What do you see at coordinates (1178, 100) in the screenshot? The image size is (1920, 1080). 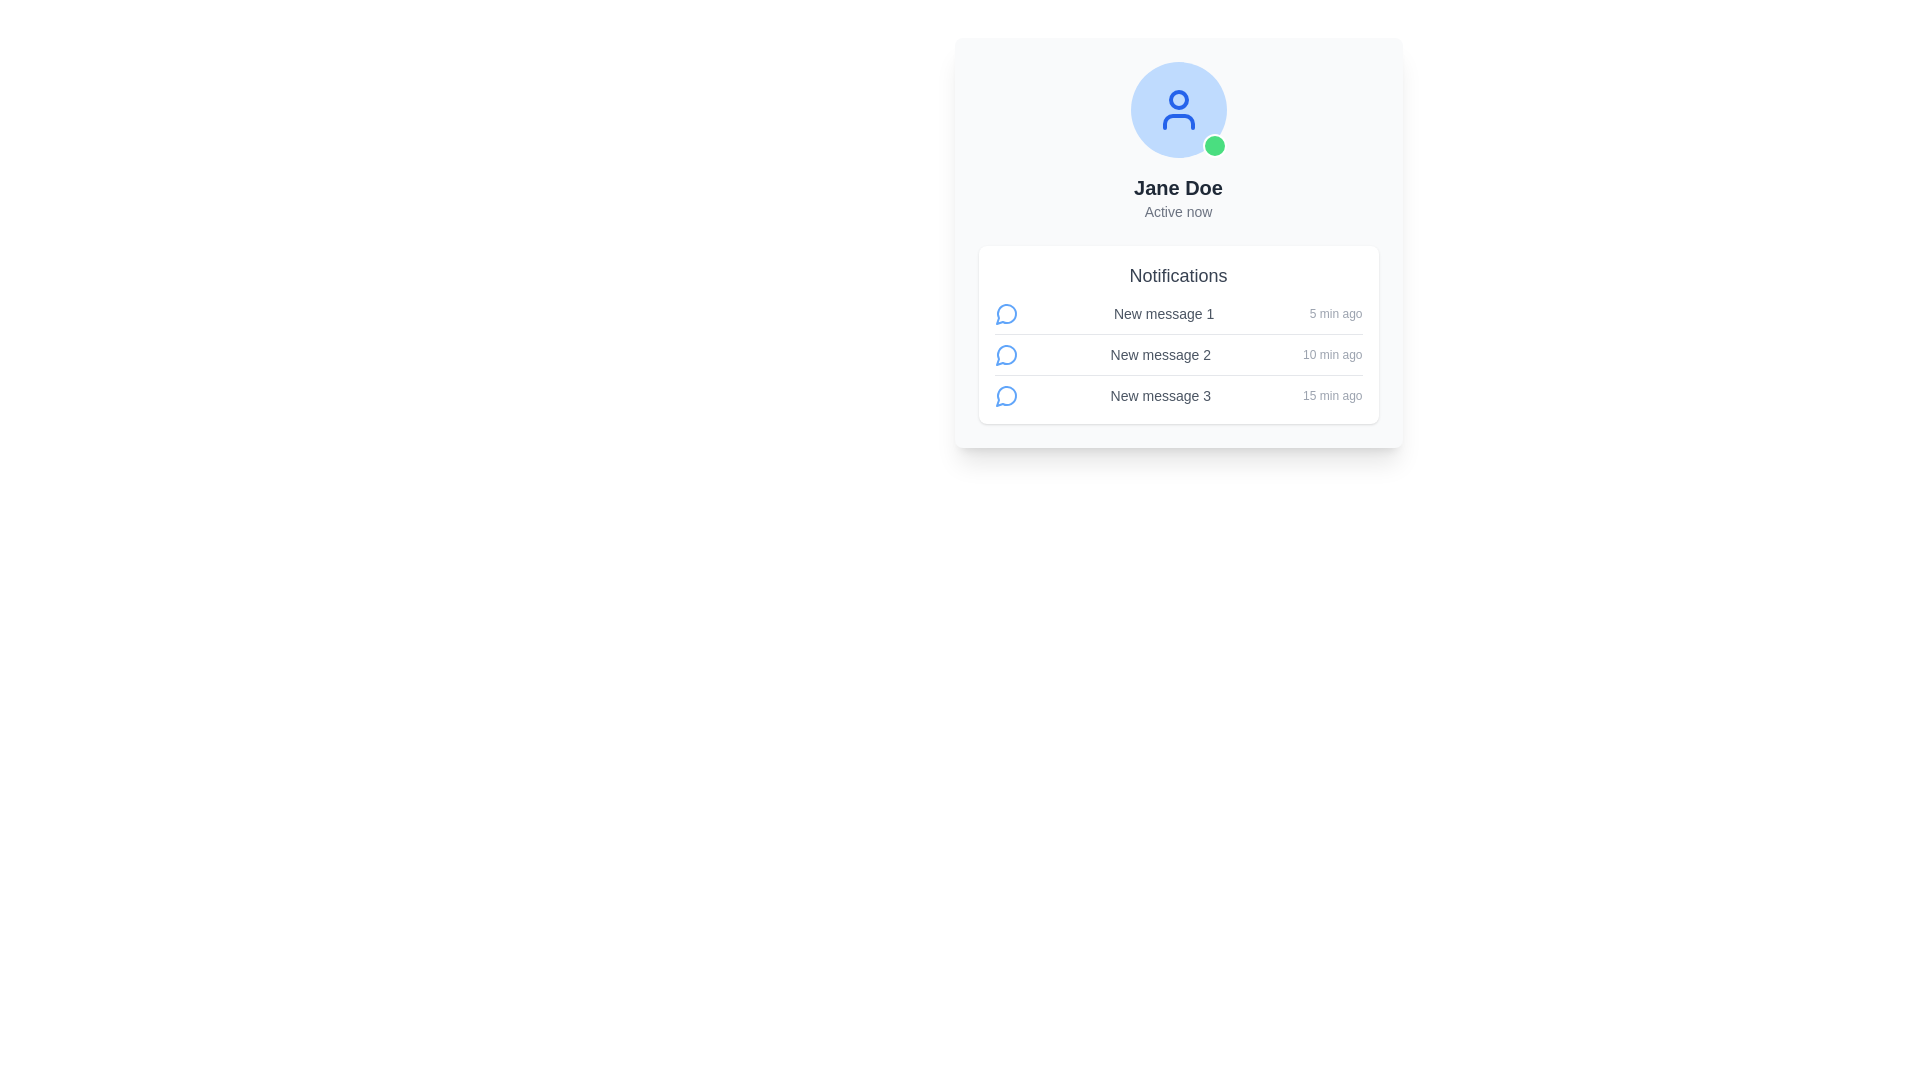 I see `the circular shape within the user icon SVG, which is centered in a blue circular background and positioned at the top of the user card` at bounding box center [1178, 100].